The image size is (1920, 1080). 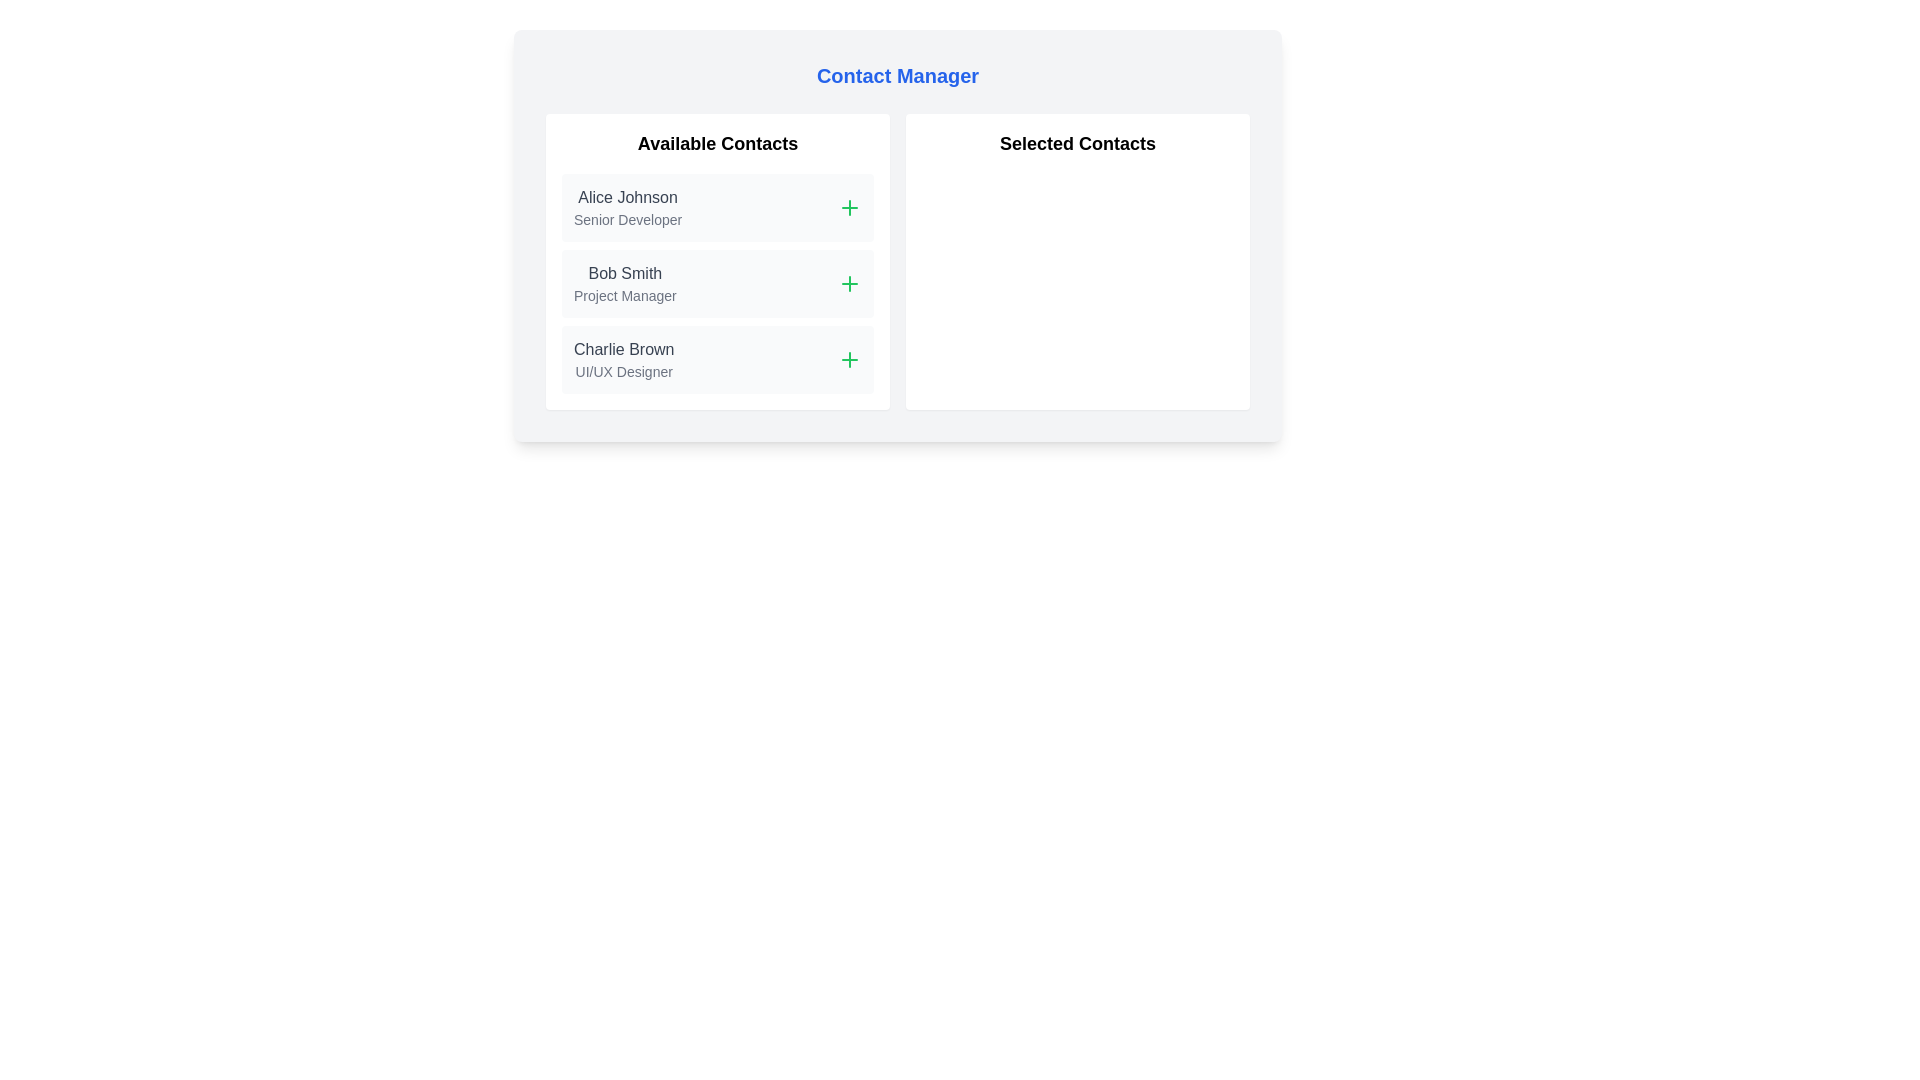 I want to click on the text label that provides additional information about 'Bob Smith', indicating their role as 'Project Manager', located in the 'Available Contacts' section, so click(x=624, y=296).